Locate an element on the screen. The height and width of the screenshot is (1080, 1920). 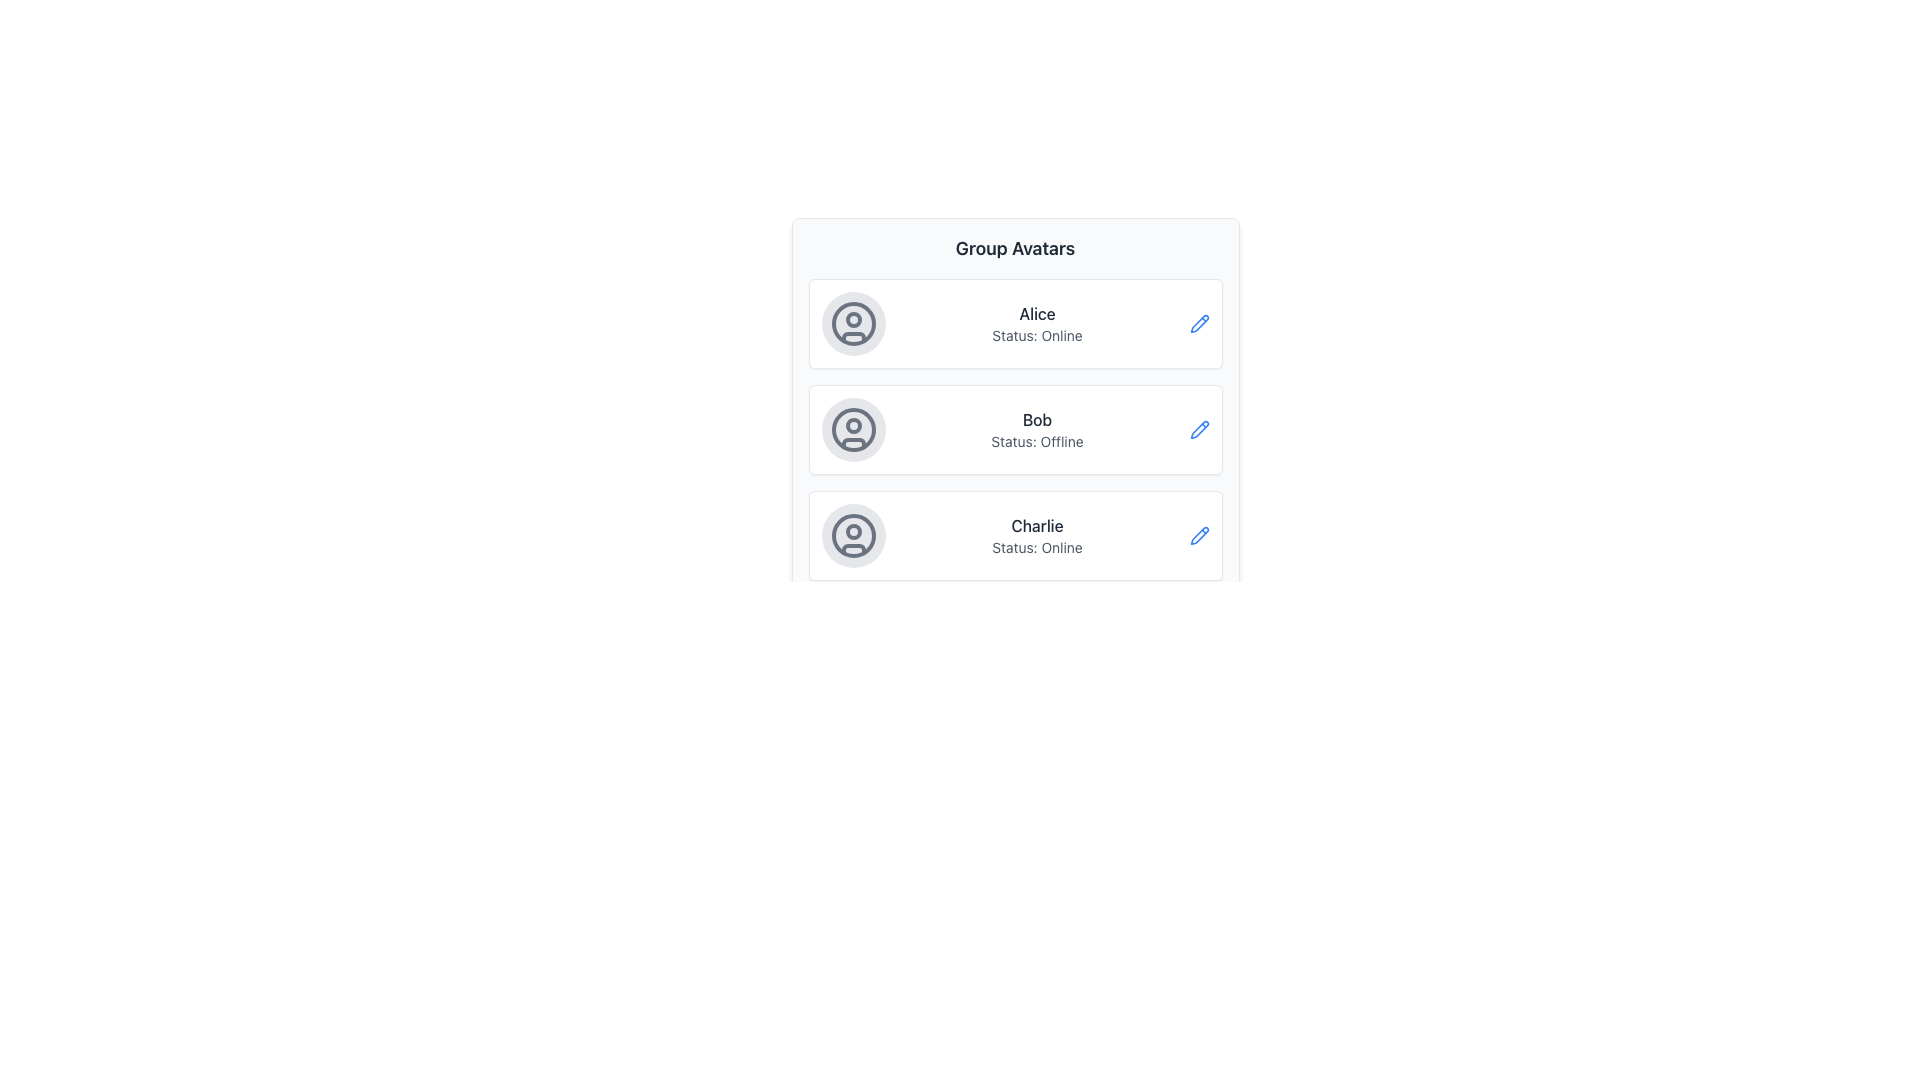
the text label representing the user in the group member list, which is located in the second row below 'Alice' and above 'Charlie' is located at coordinates (1037, 419).